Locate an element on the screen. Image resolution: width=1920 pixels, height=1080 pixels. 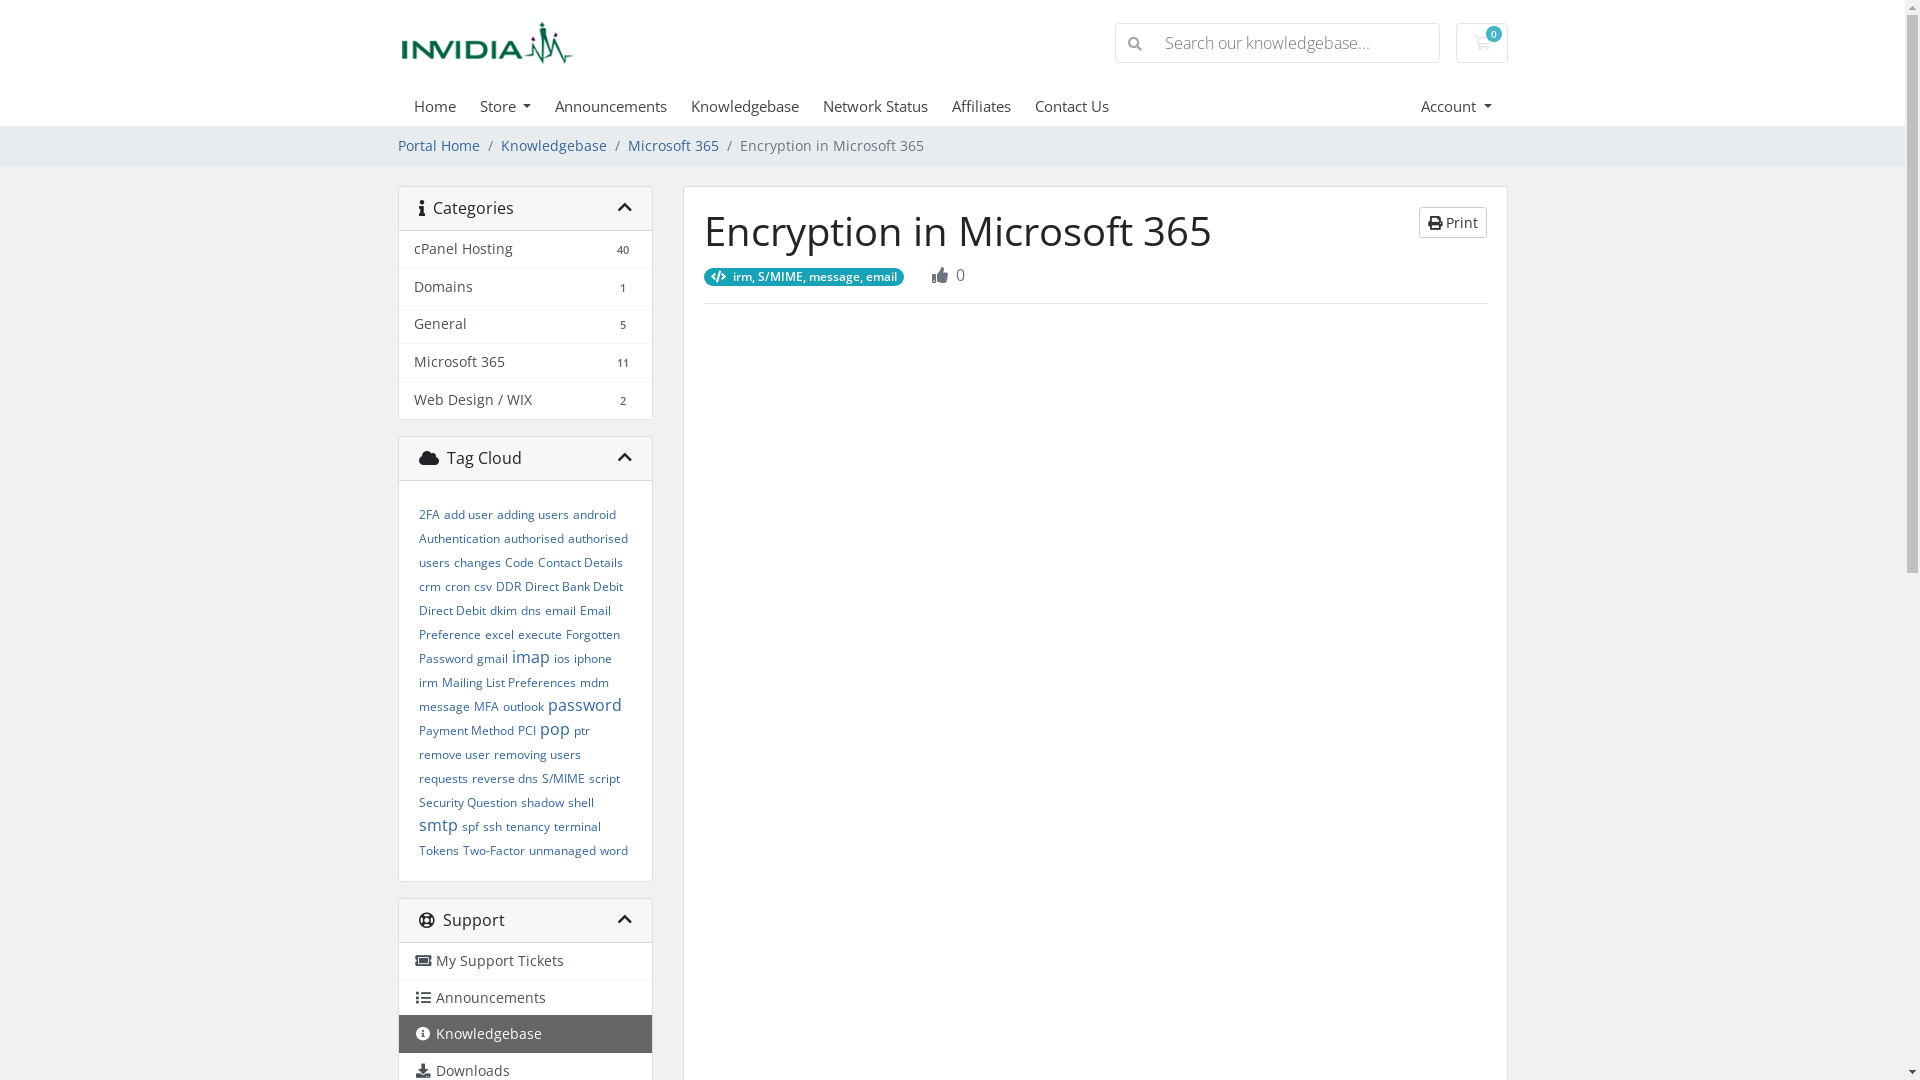
'Home' is located at coordinates (445, 105).